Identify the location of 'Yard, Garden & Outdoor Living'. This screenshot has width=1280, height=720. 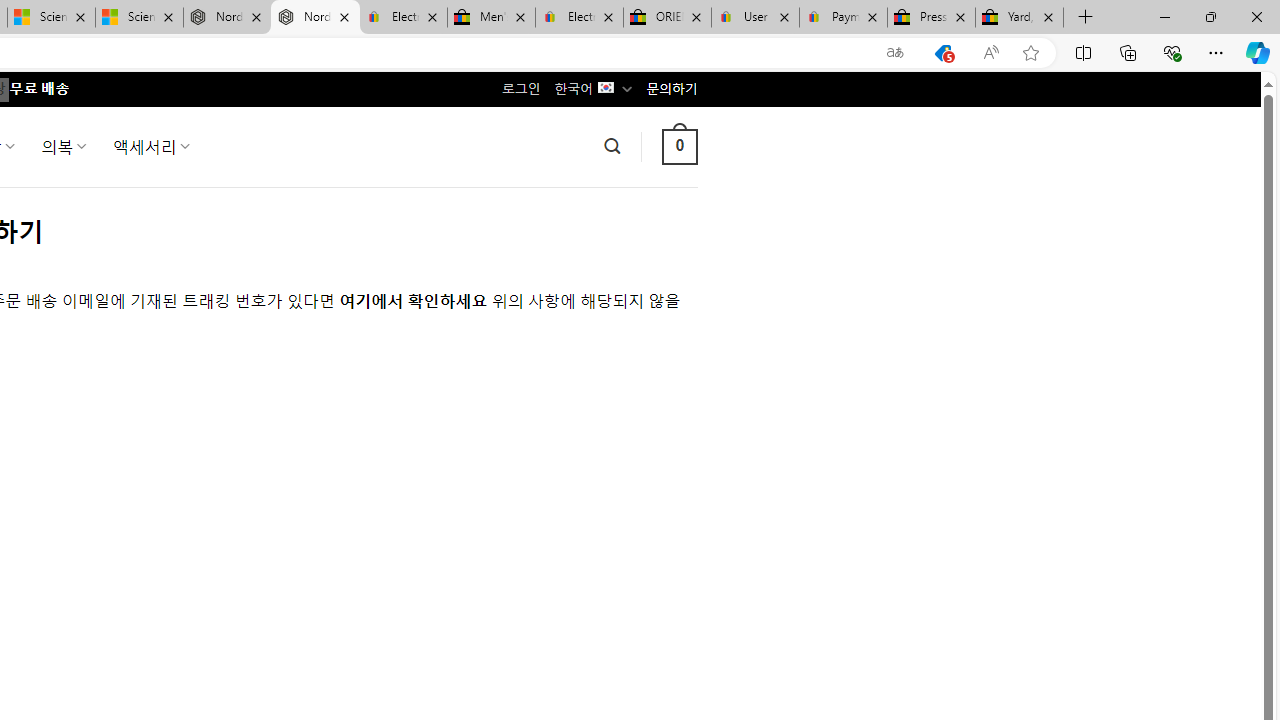
(1019, 17).